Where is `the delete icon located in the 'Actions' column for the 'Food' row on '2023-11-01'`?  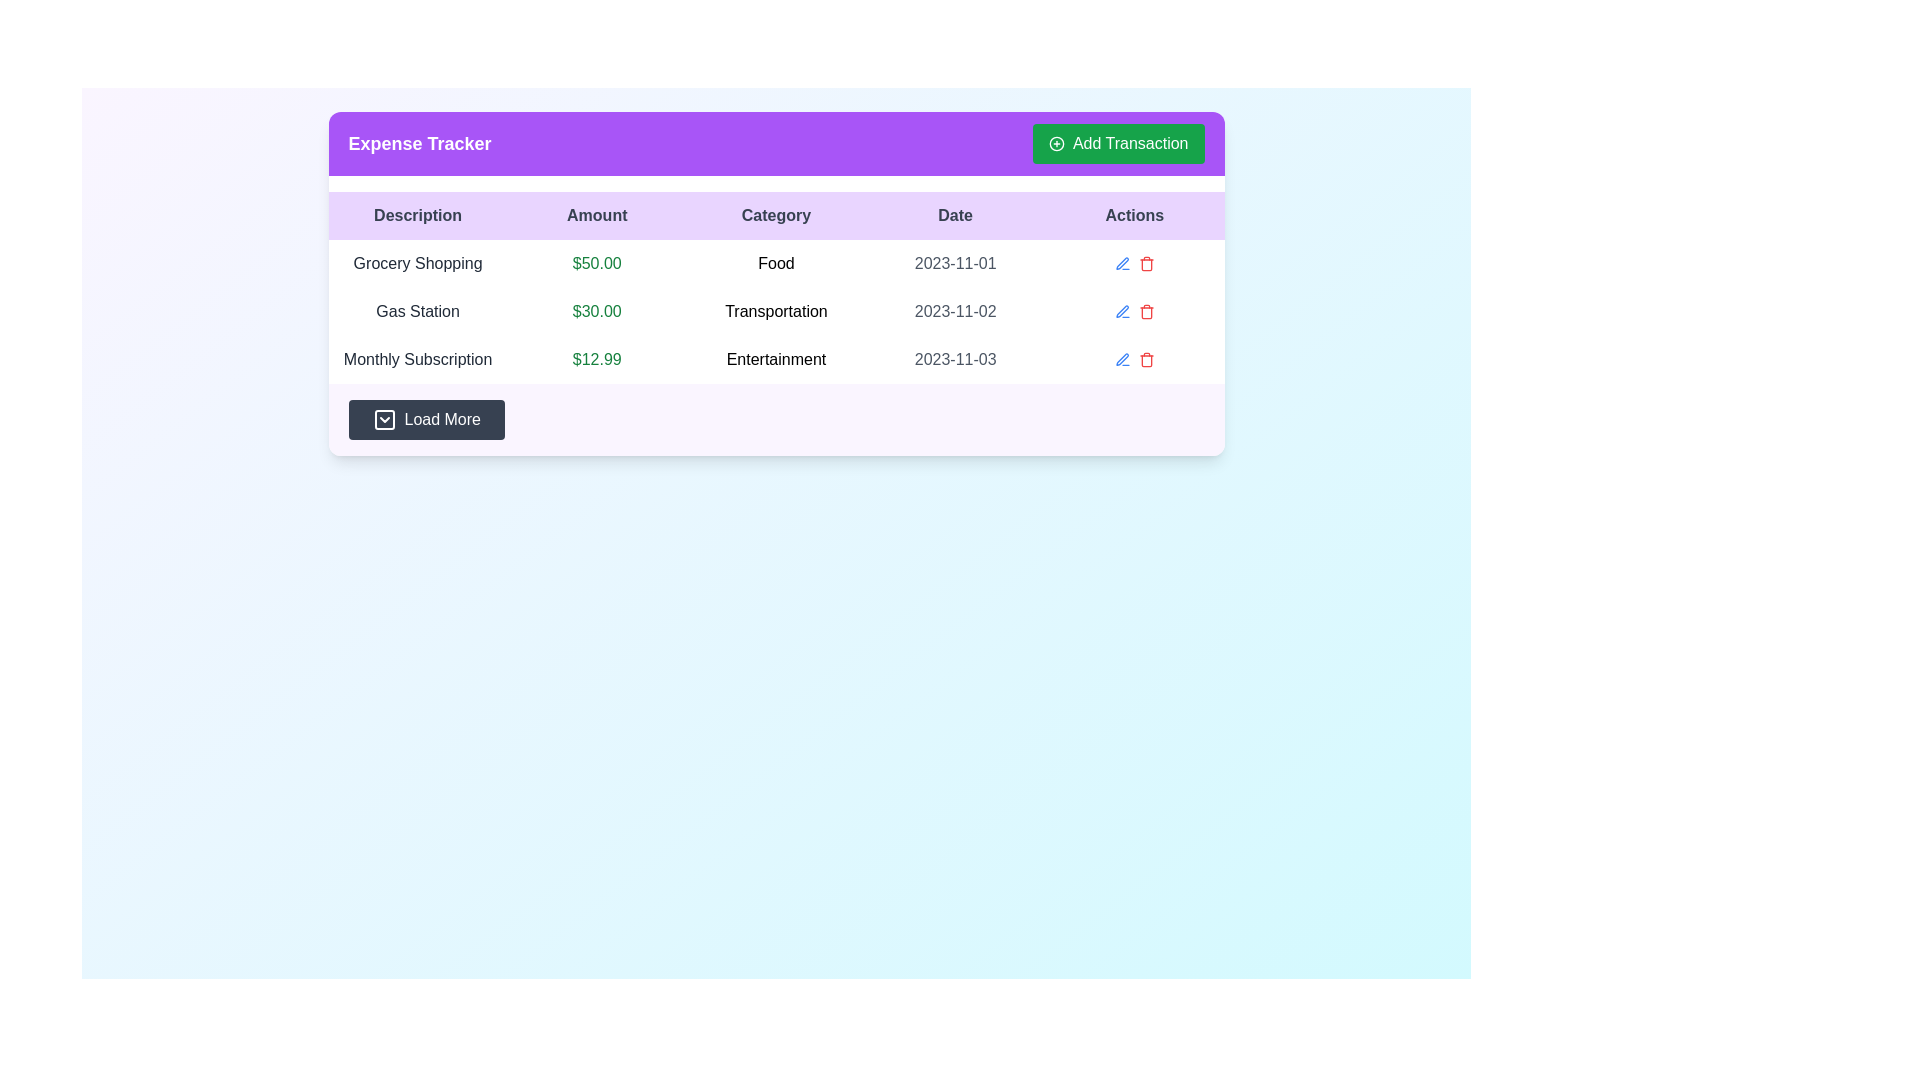
the delete icon located in the 'Actions' column for the 'Food' row on '2023-11-01' is located at coordinates (1146, 264).